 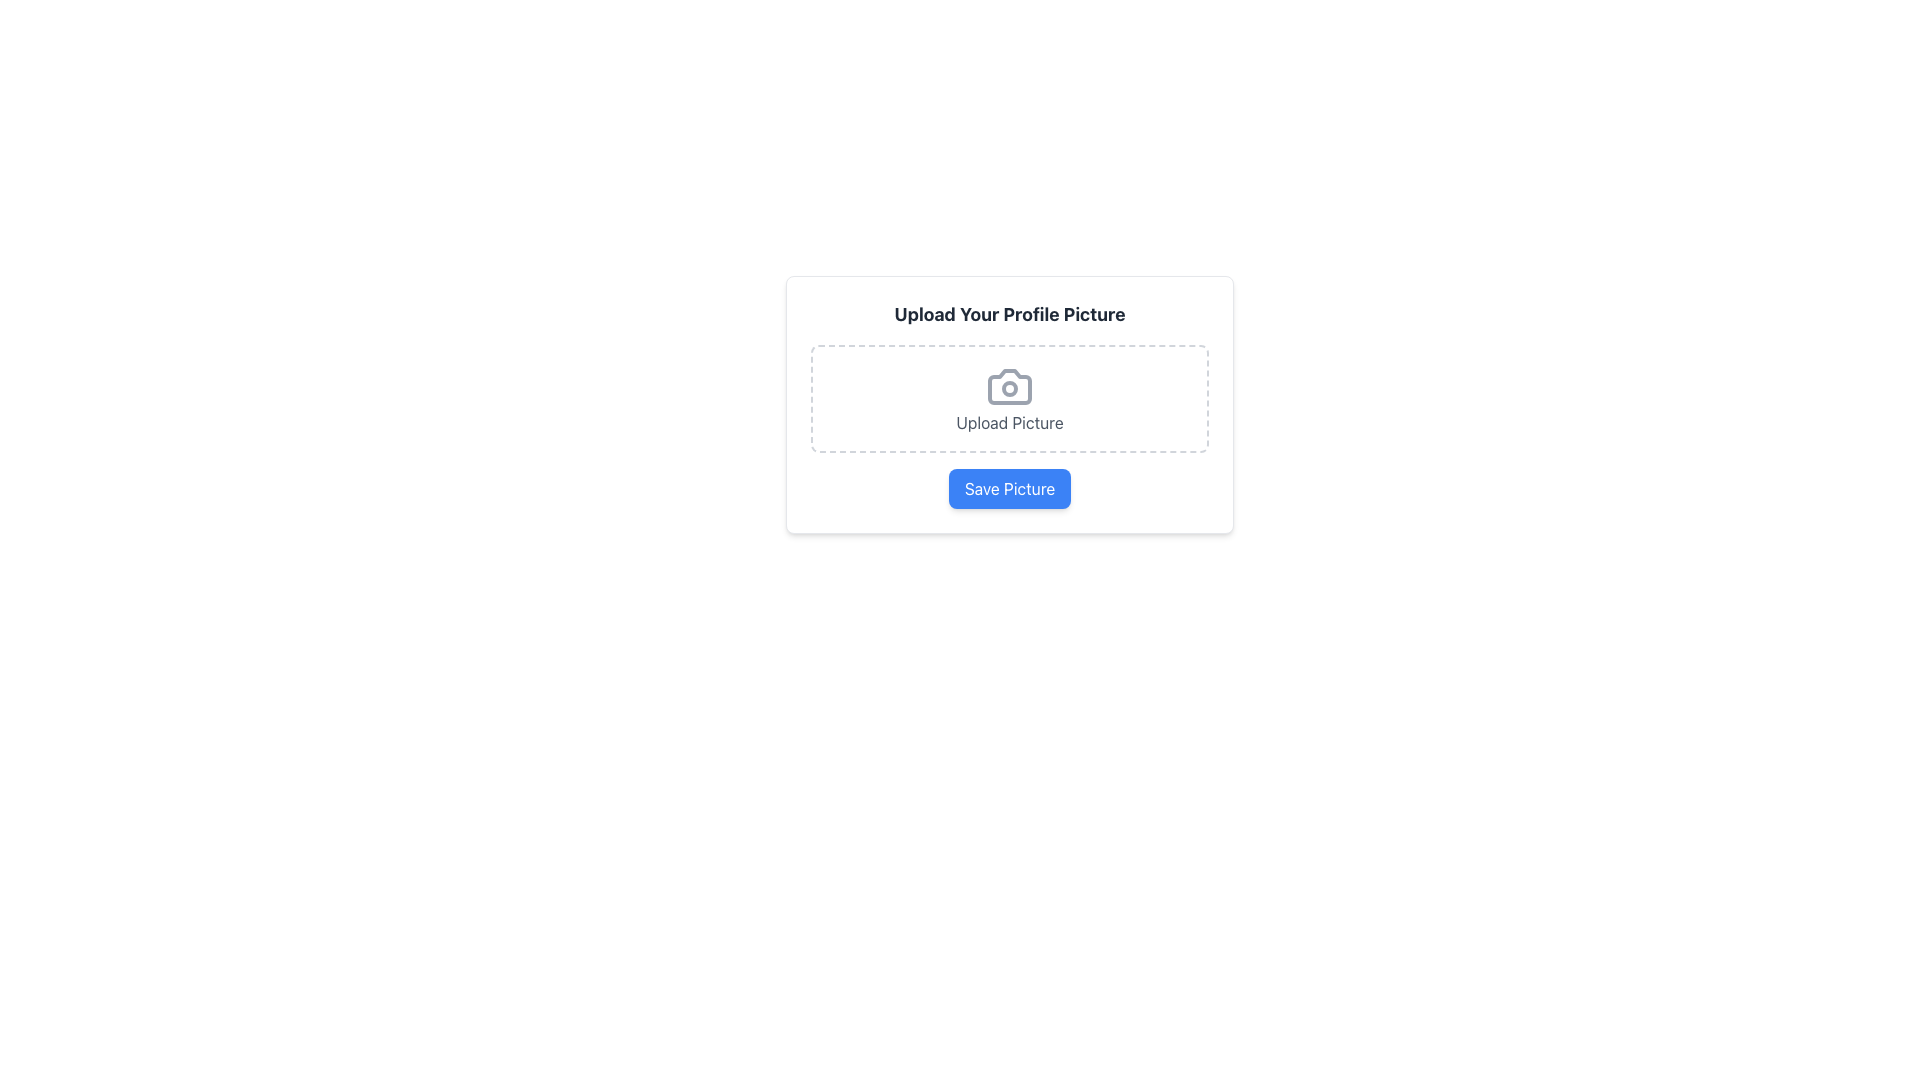 I want to click on the text label that says 'Upload Picture', which is styled in medium-gray font and located below a camera icon in the upload section, so click(x=1009, y=422).